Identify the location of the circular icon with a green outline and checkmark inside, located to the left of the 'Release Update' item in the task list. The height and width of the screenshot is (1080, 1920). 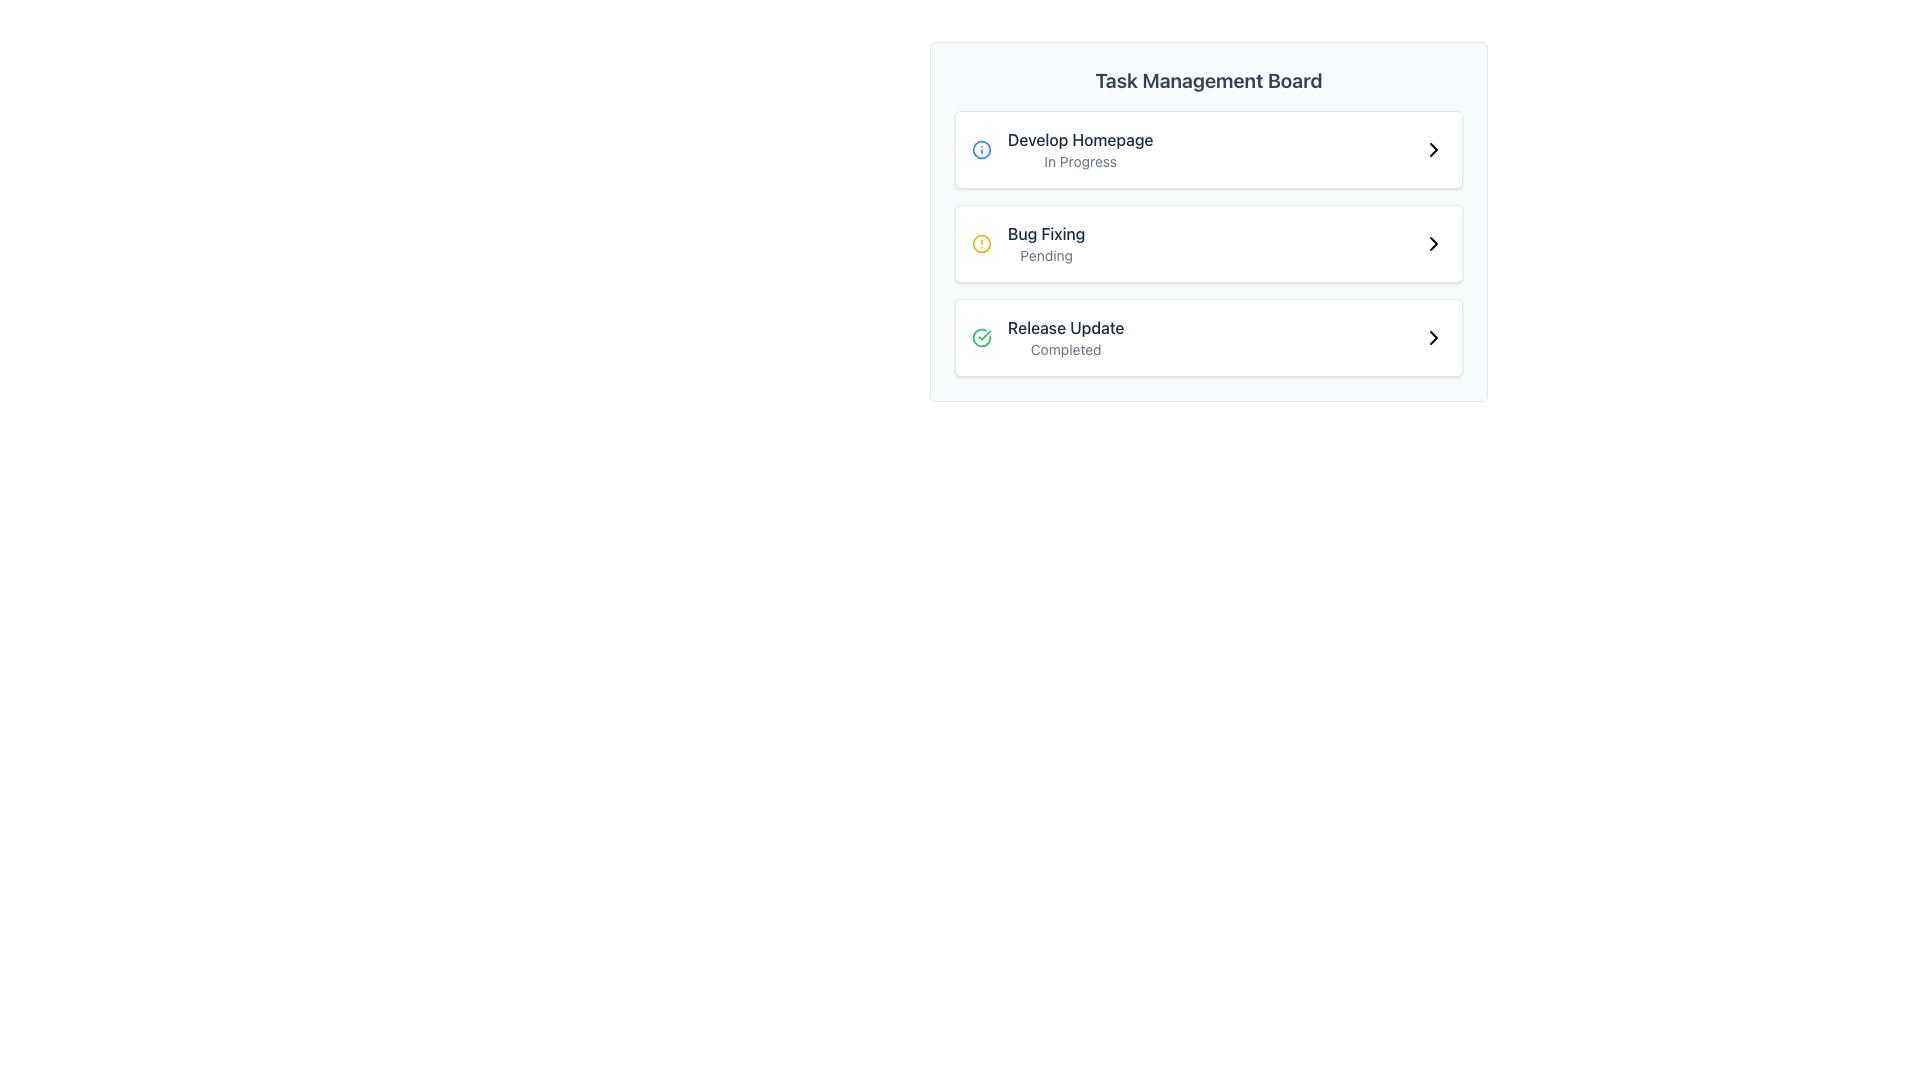
(982, 337).